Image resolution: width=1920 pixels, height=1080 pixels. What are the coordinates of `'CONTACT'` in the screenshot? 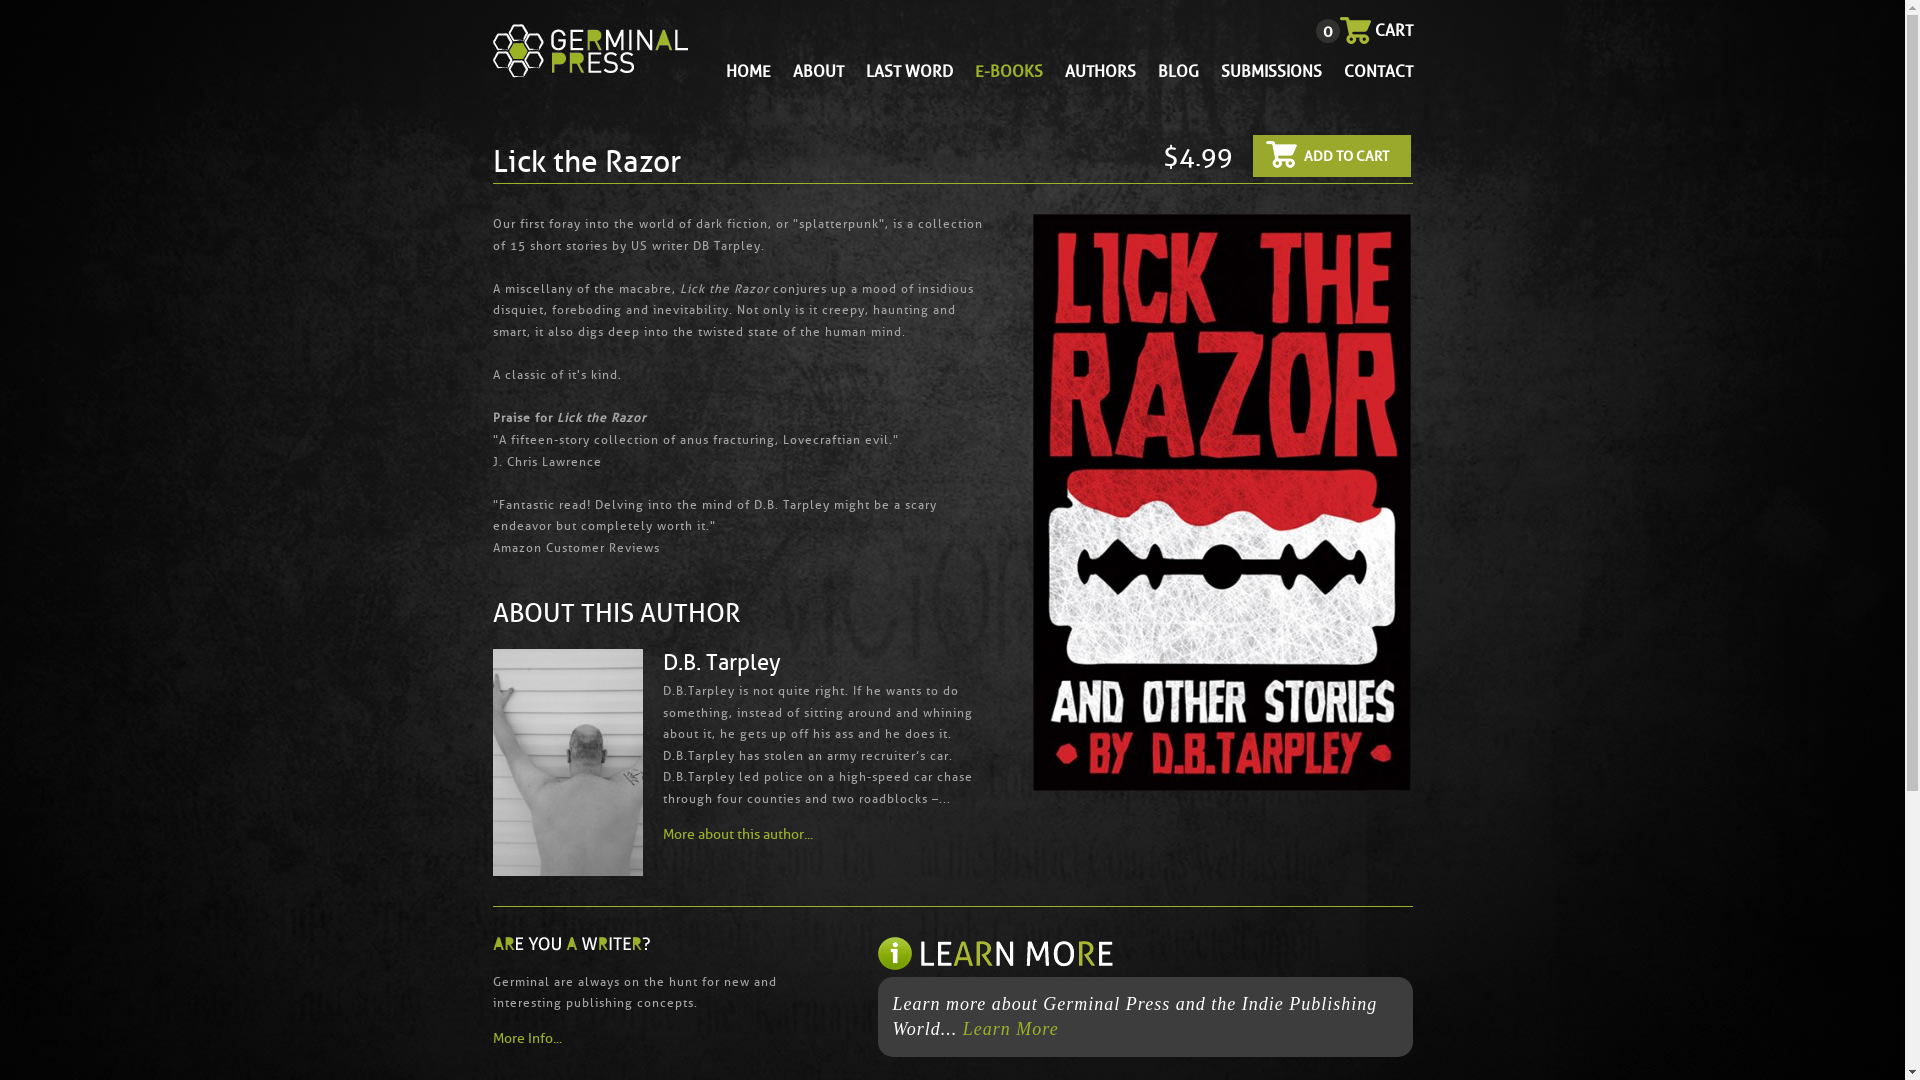 It's located at (1344, 70).